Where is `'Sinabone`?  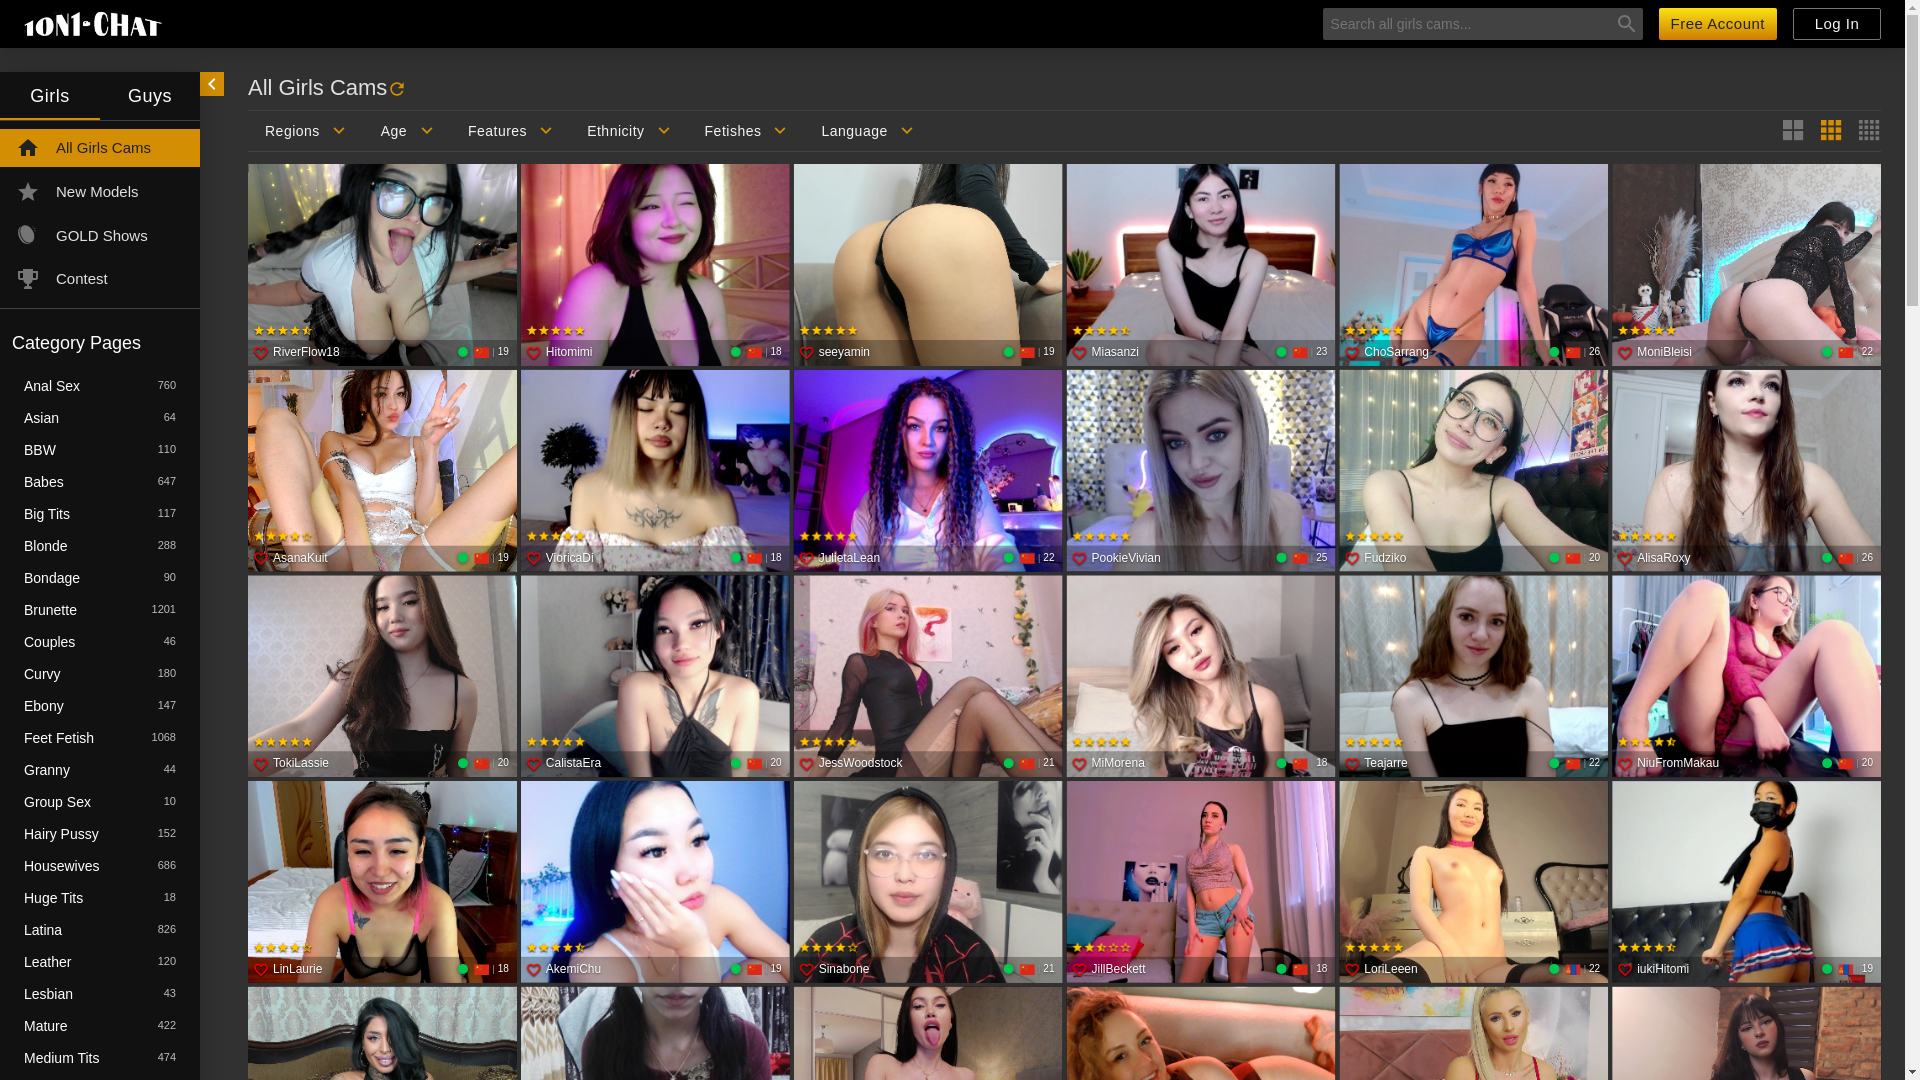
'Sinabone is located at coordinates (927, 882).